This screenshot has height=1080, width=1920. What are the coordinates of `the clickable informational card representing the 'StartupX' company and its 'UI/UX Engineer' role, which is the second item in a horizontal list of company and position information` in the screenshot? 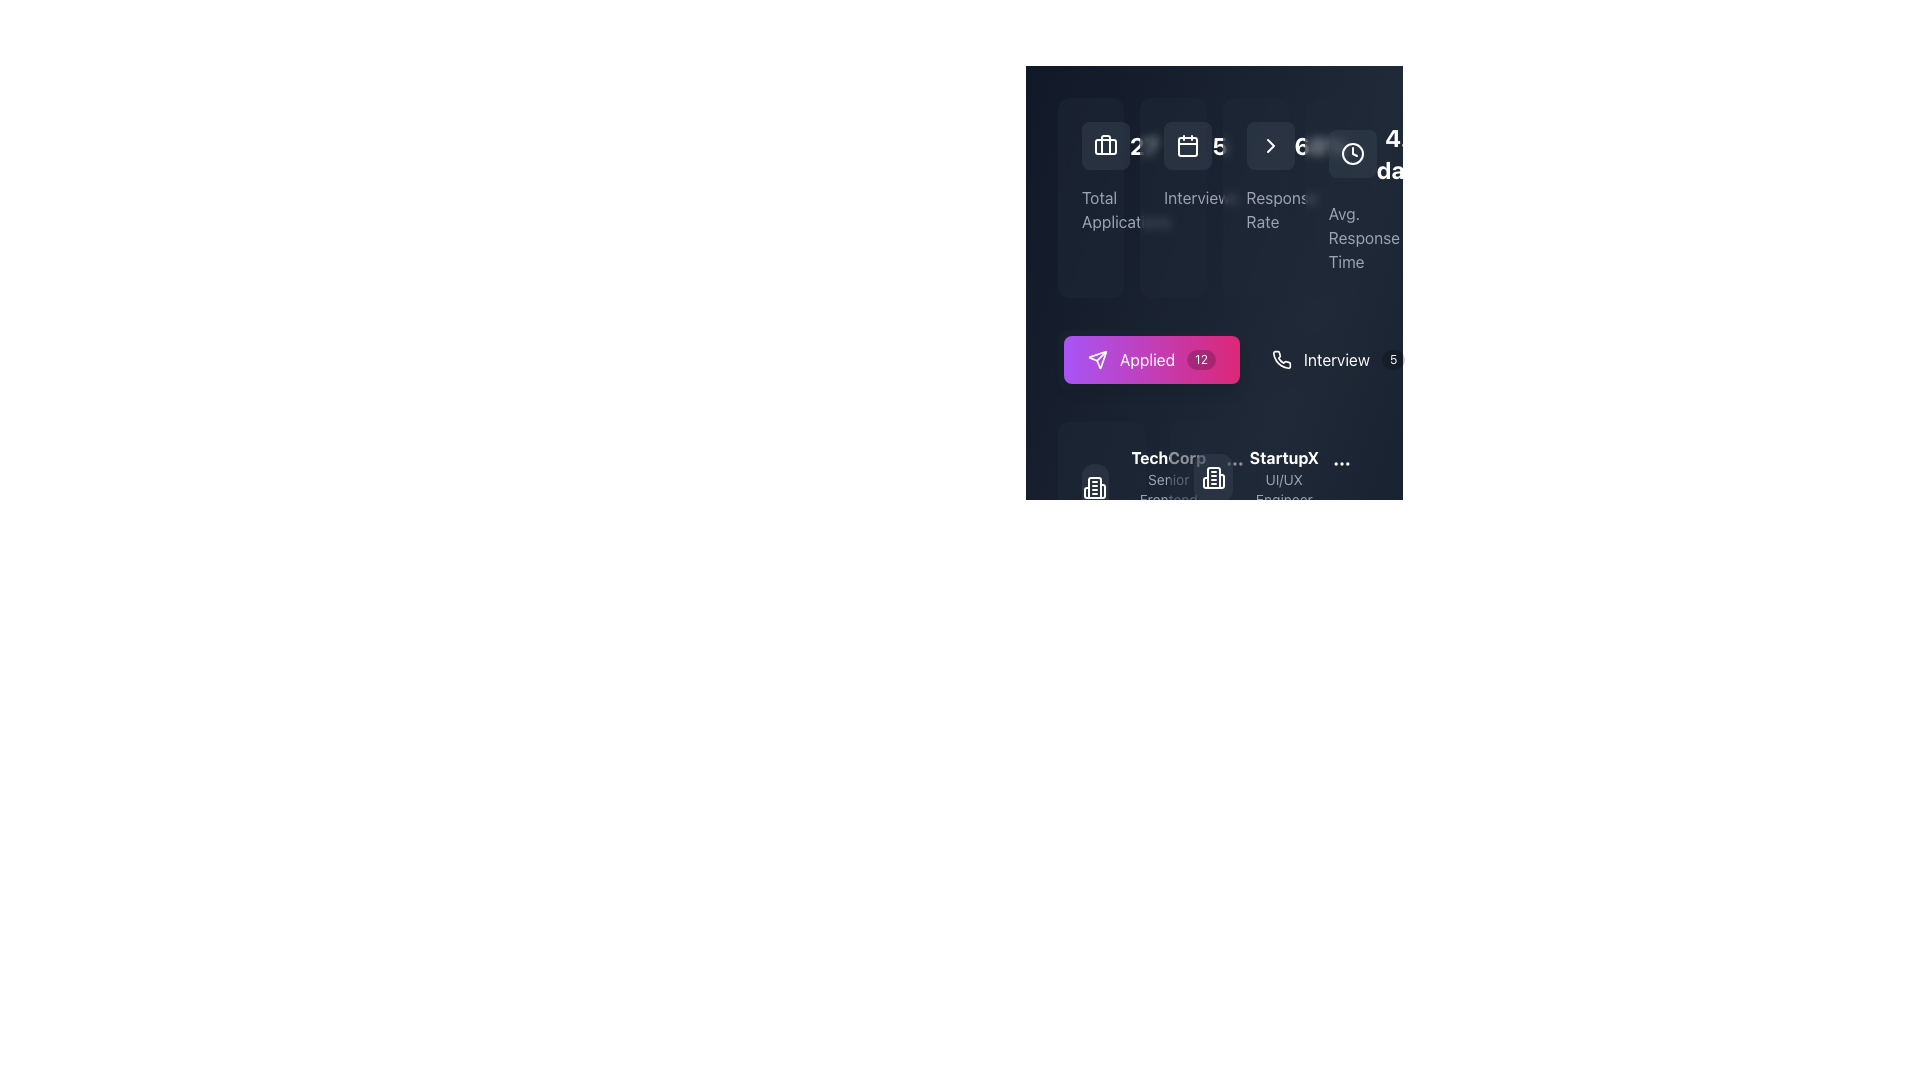 It's located at (1284, 478).